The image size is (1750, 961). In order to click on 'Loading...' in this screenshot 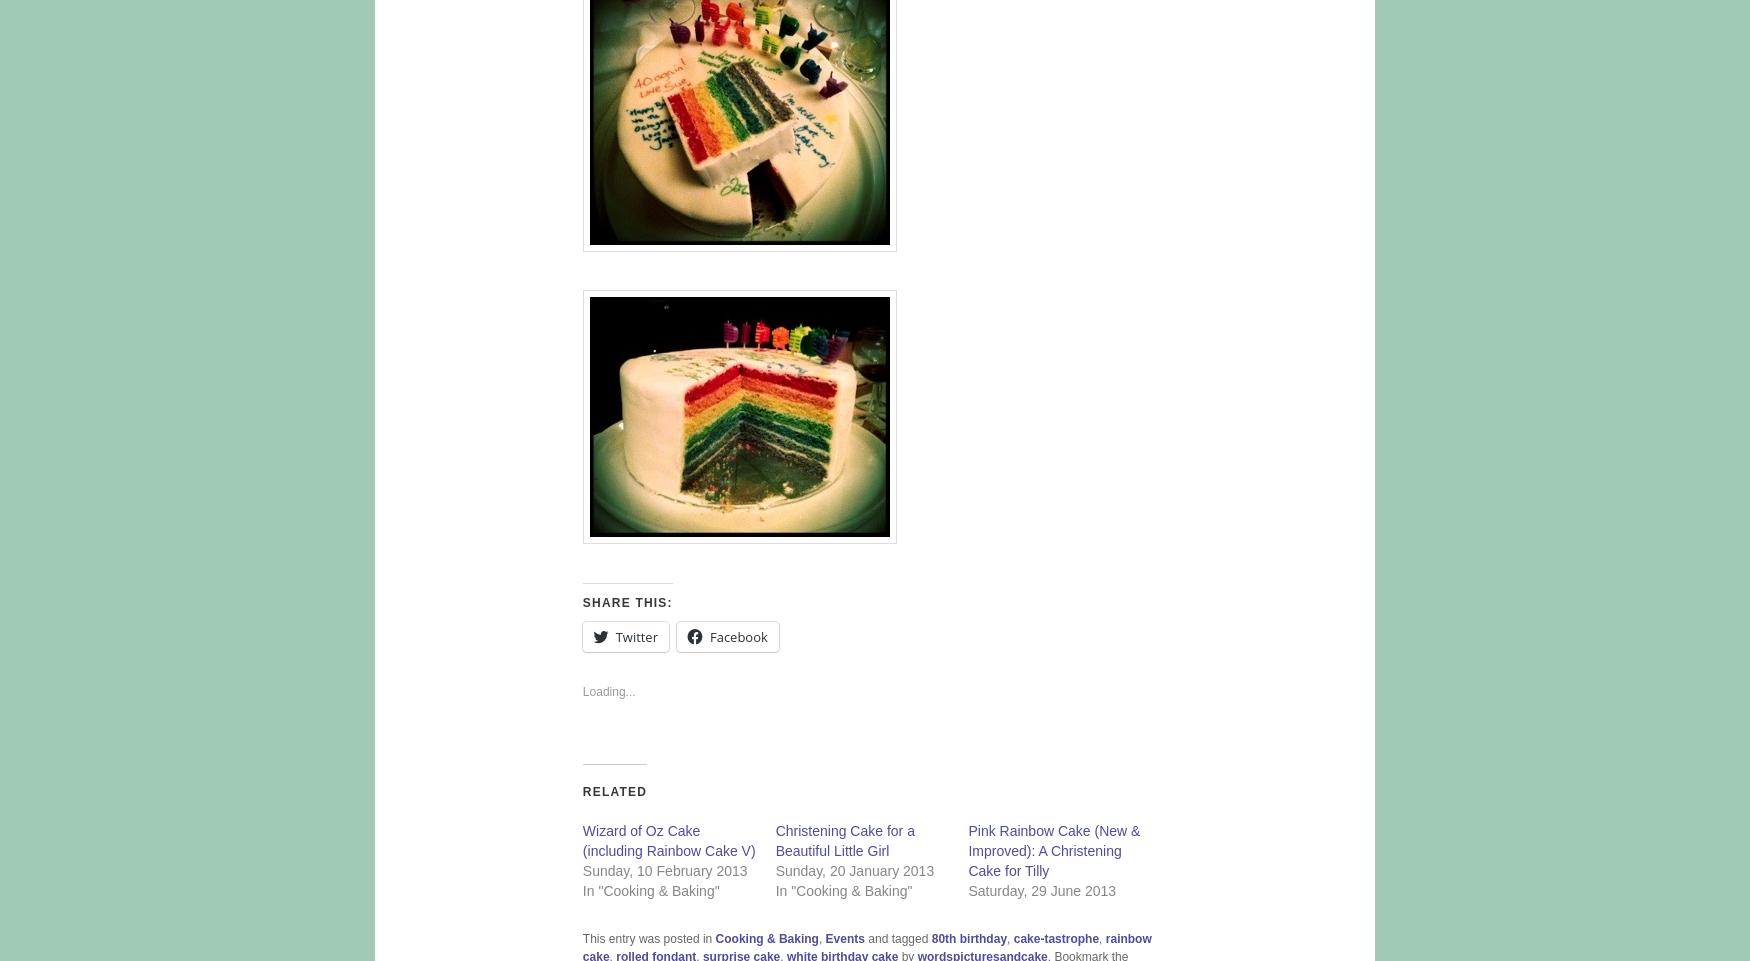, I will do `click(608, 691)`.